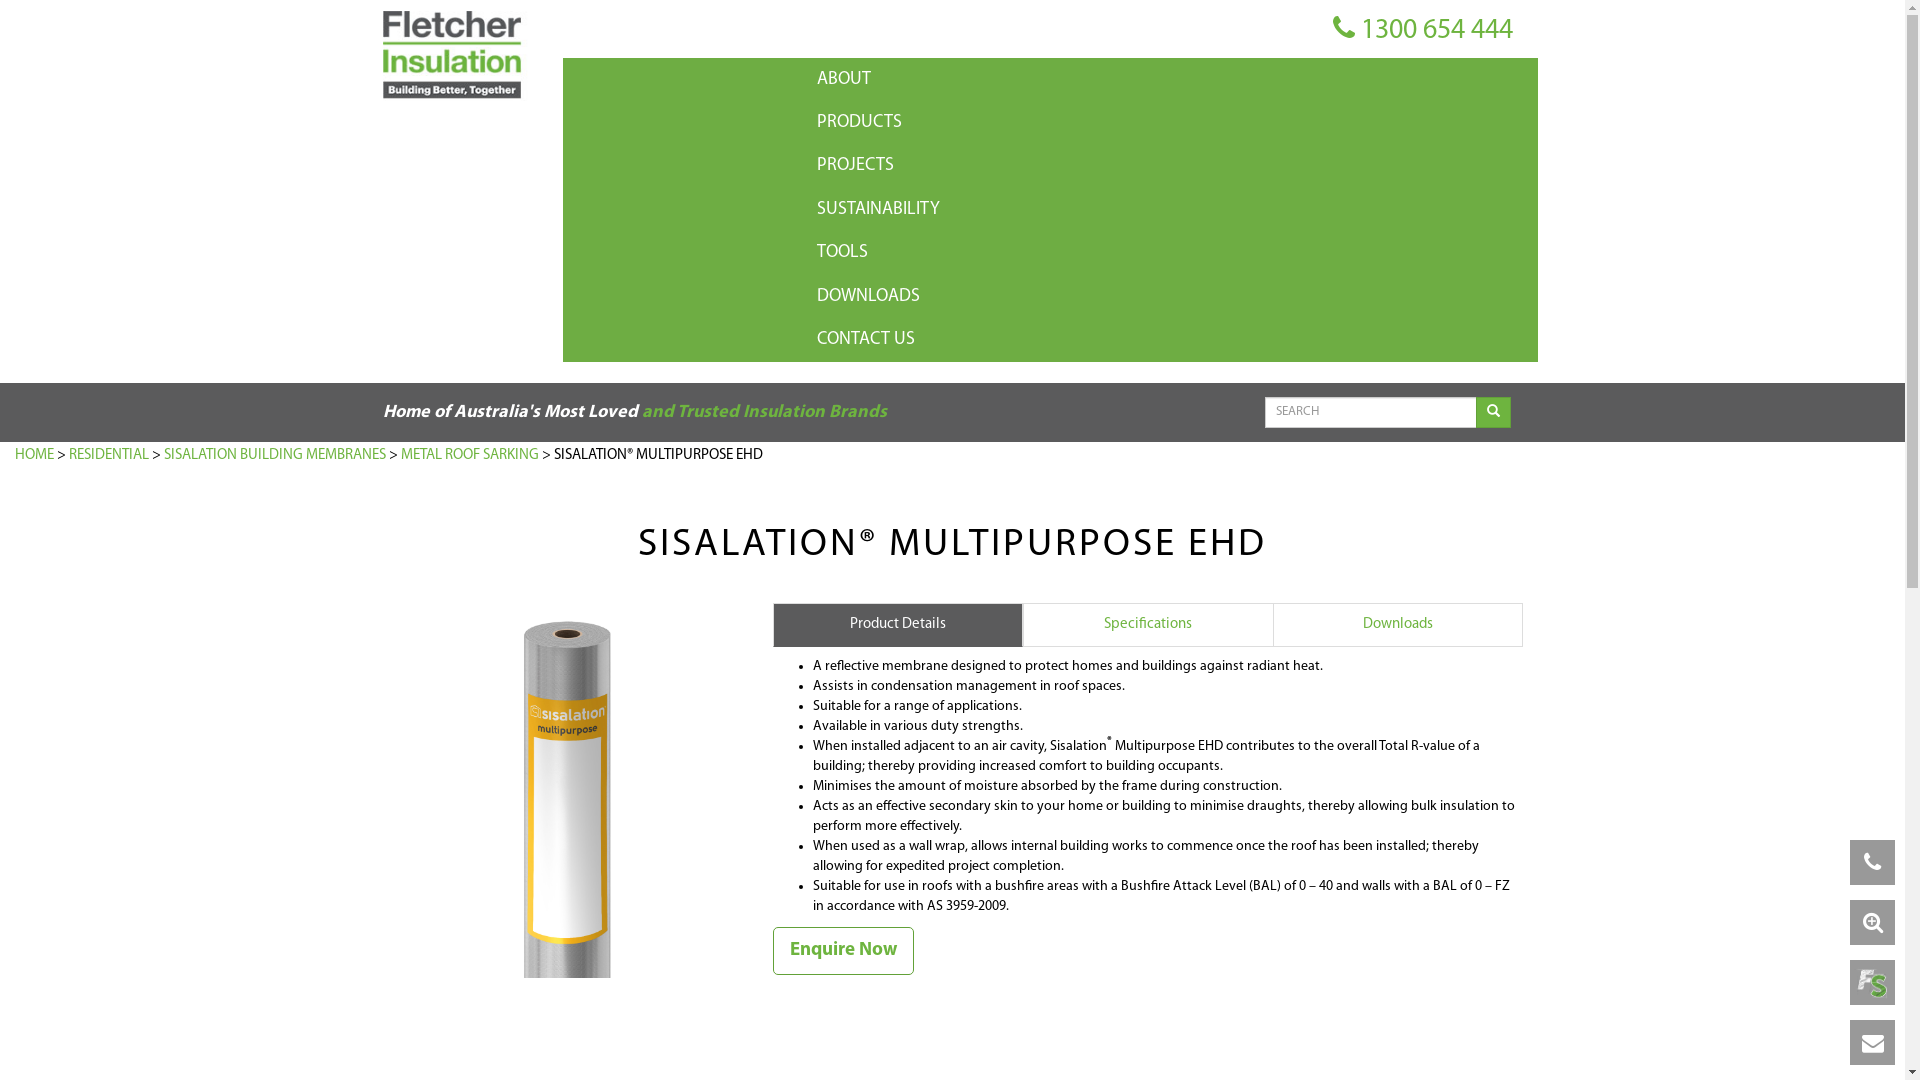 Image resolution: width=1920 pixels, height=1080 pixels. Describe the element at coordinates (1147, 623) in the screenshot. I see `'Specifications'` at that location.